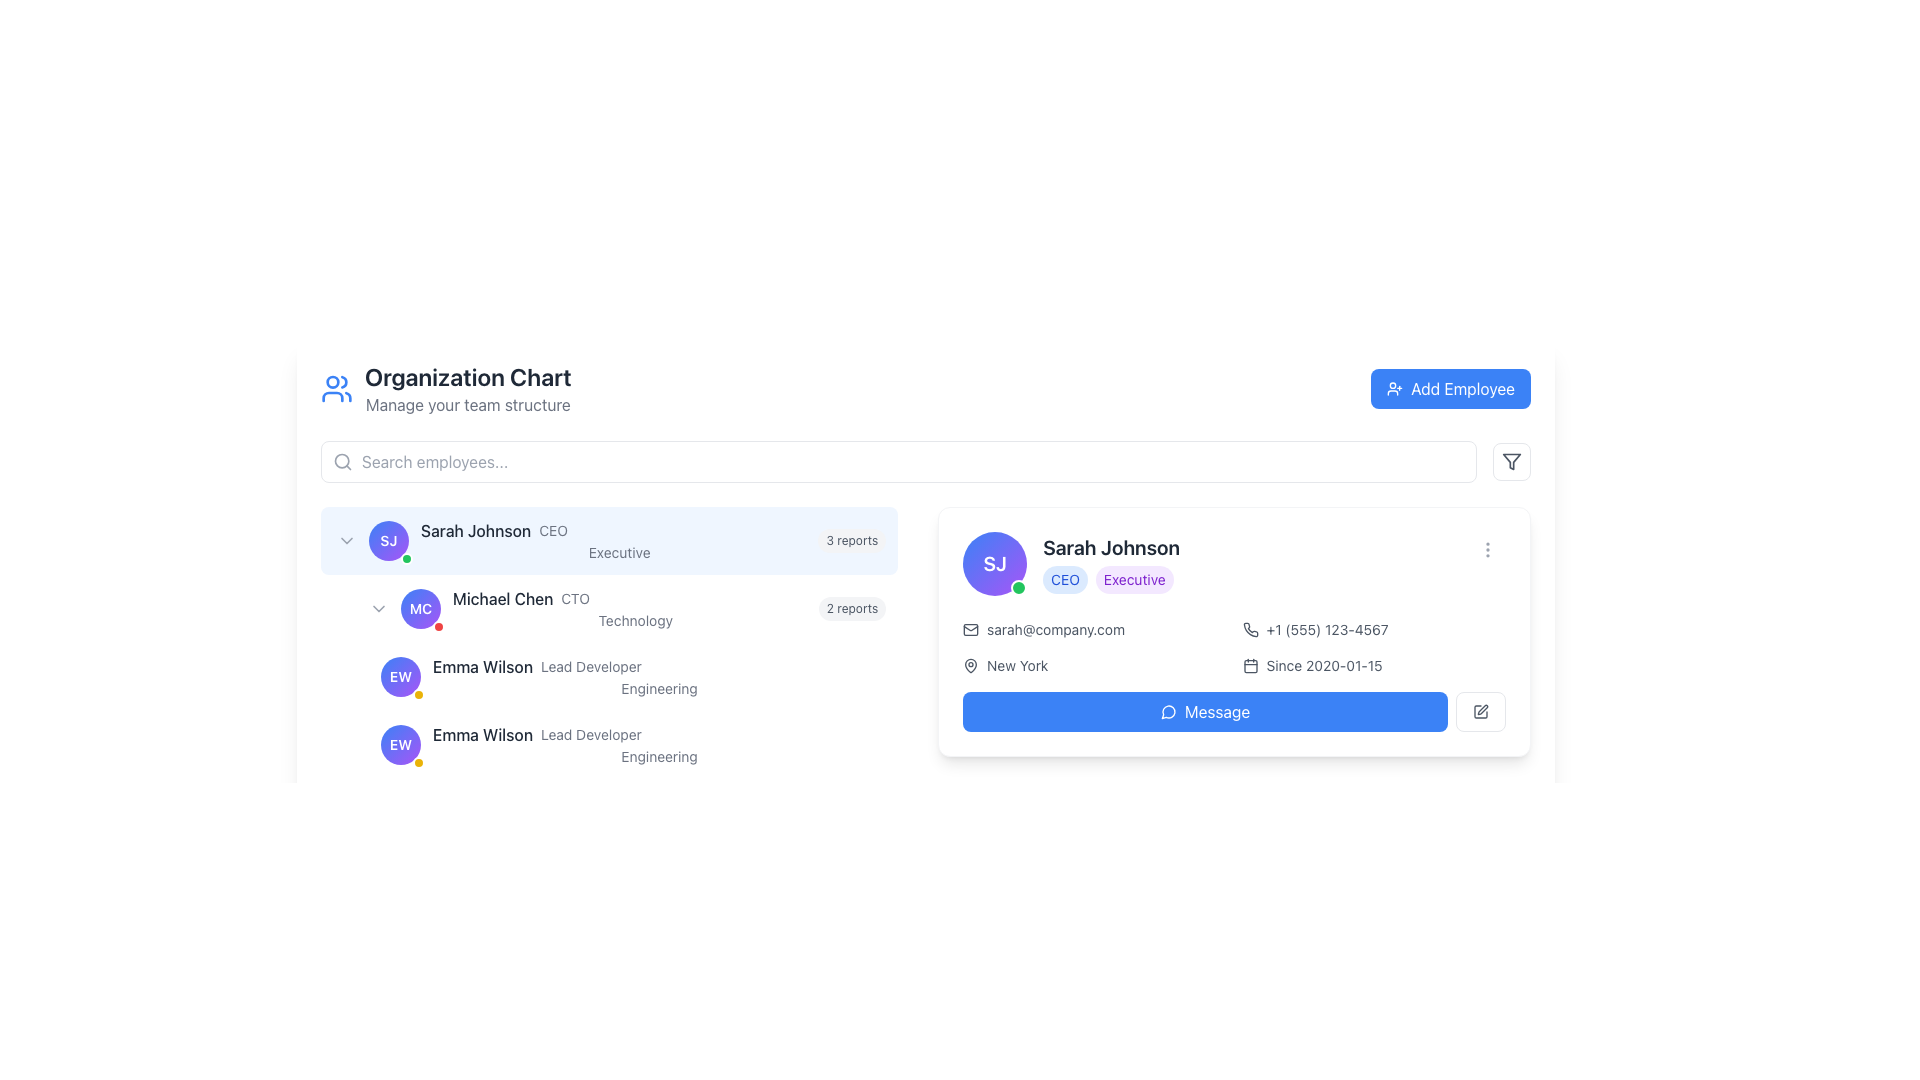  I want to click on the text label displaying 'Sarah Johnson' to trigger the tooltip, so click(475, 530).